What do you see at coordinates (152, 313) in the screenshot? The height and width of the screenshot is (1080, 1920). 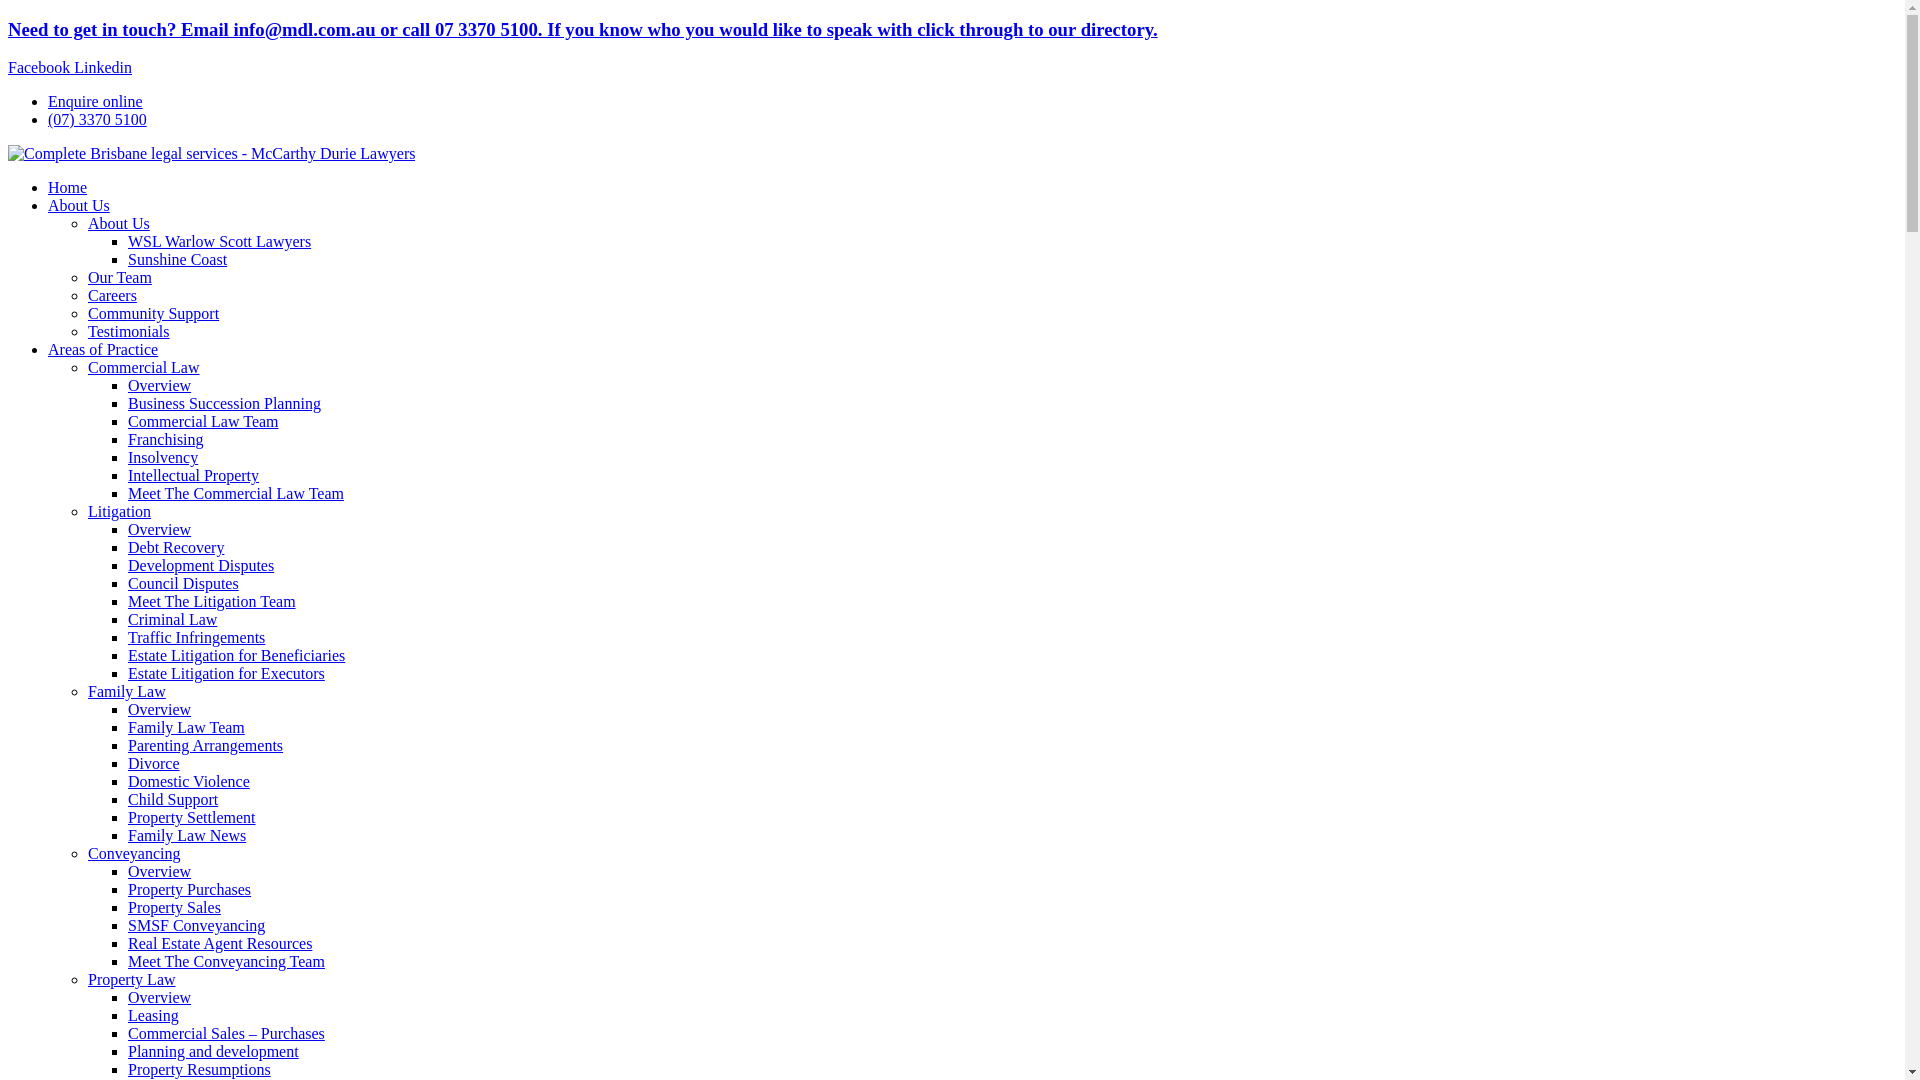 I see `'Community Support'` at bounding box center [152, 313].